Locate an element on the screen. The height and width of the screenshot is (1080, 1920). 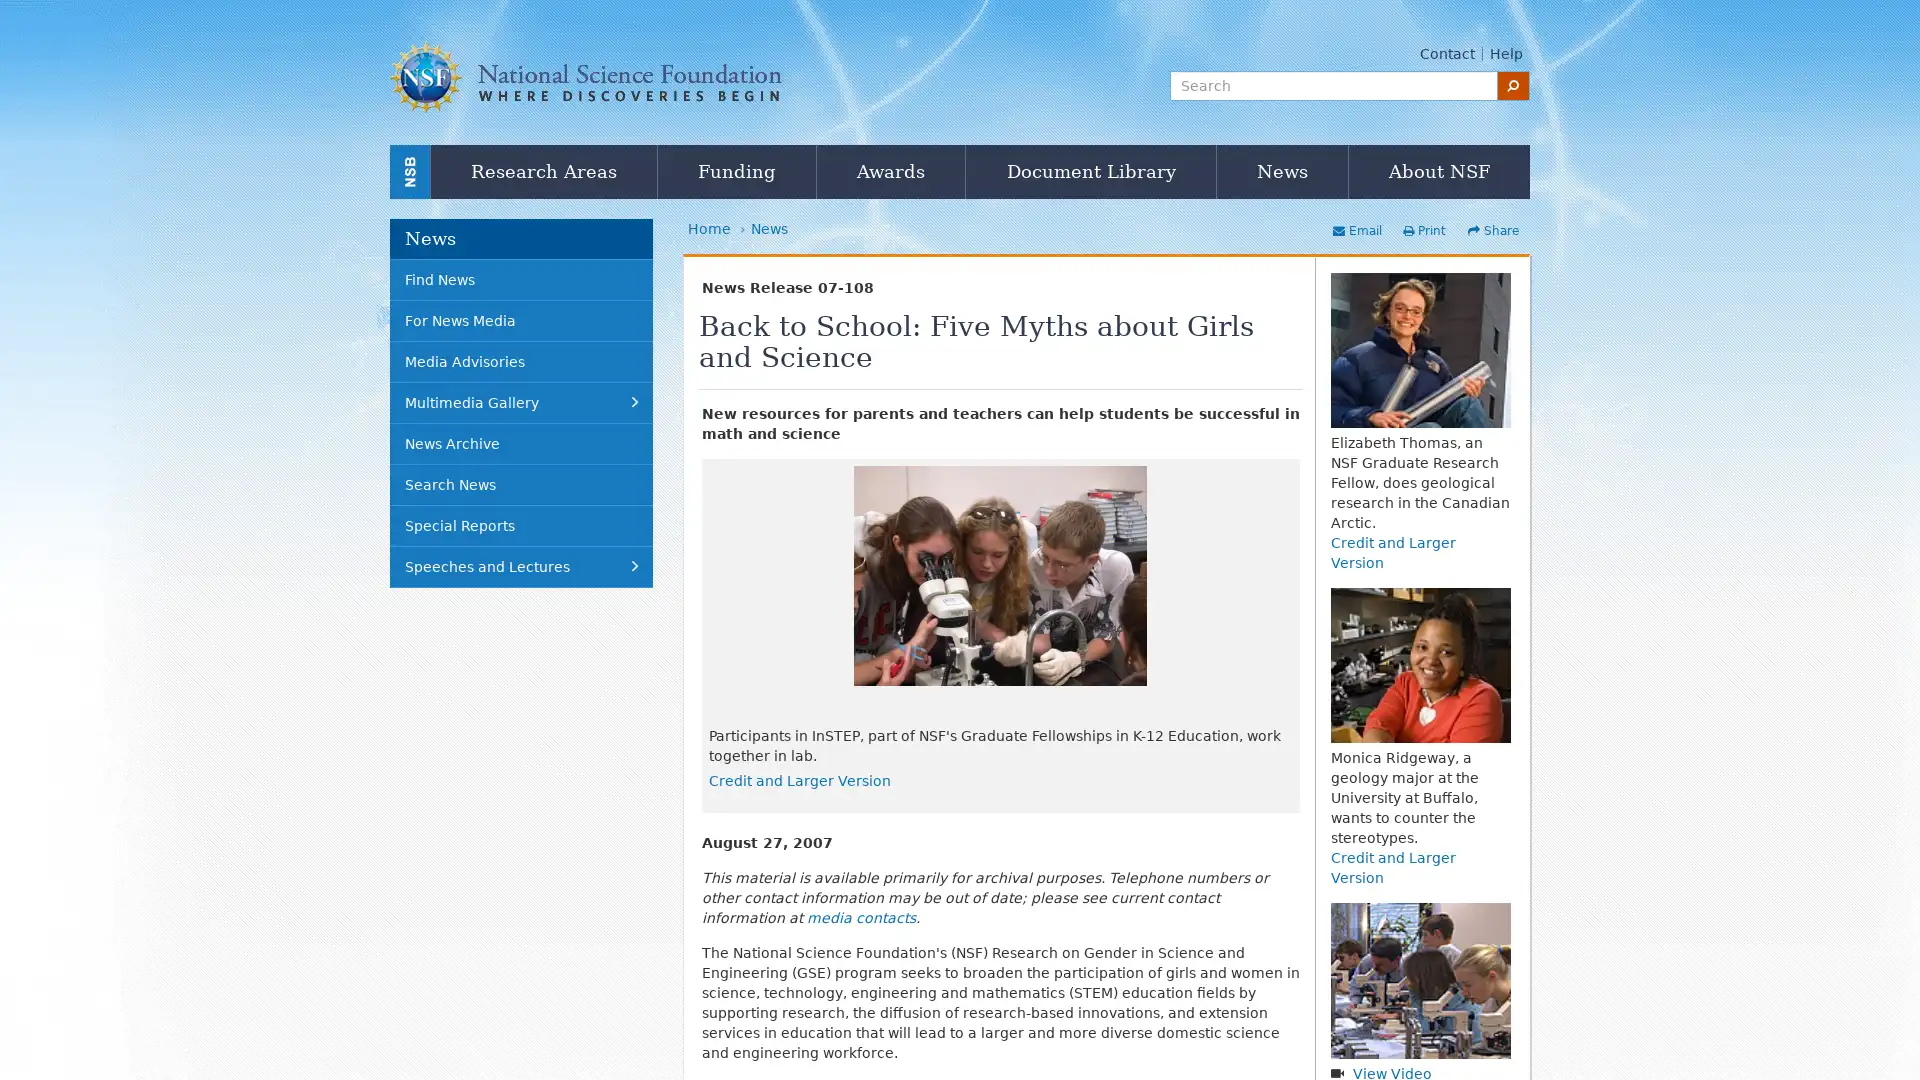
search is located at coordinates (1513, 84).